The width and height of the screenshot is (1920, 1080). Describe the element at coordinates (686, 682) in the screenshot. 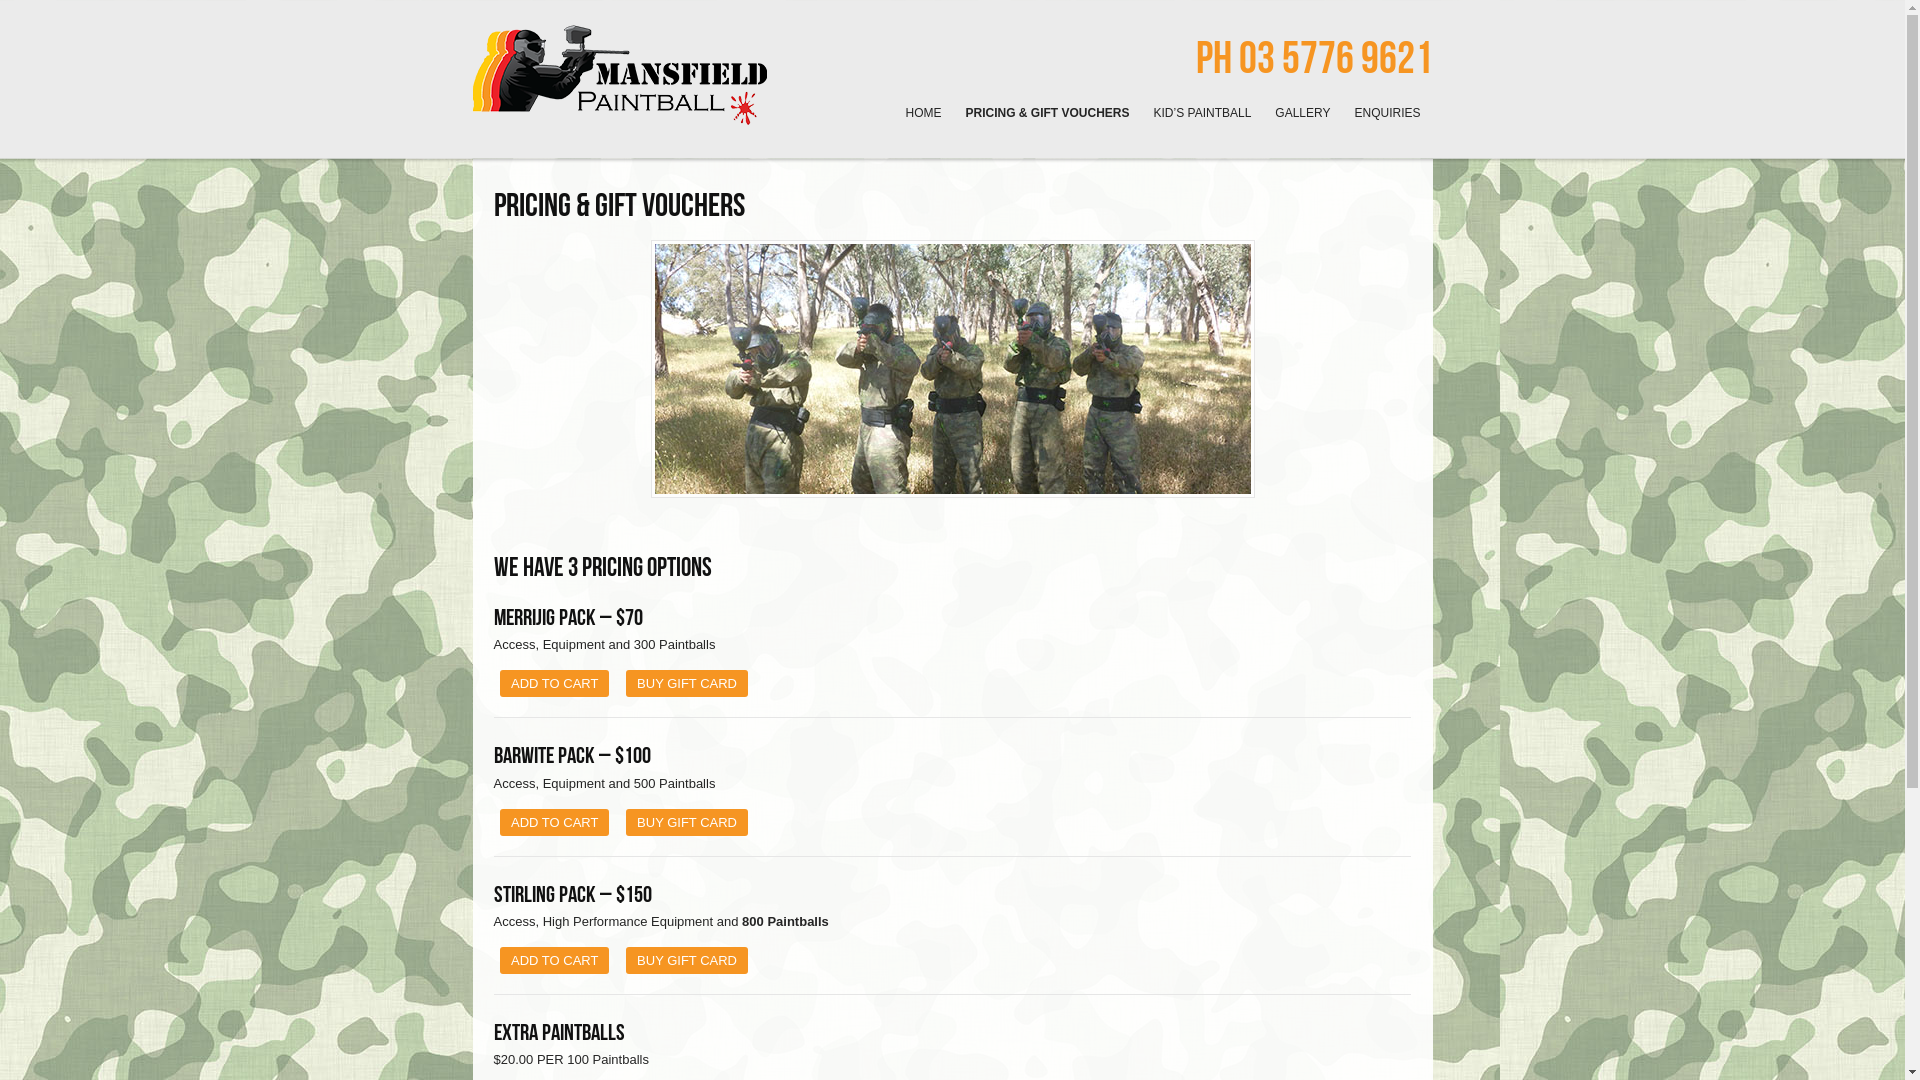

I see `'BUY GIFT CARD'` at that location.